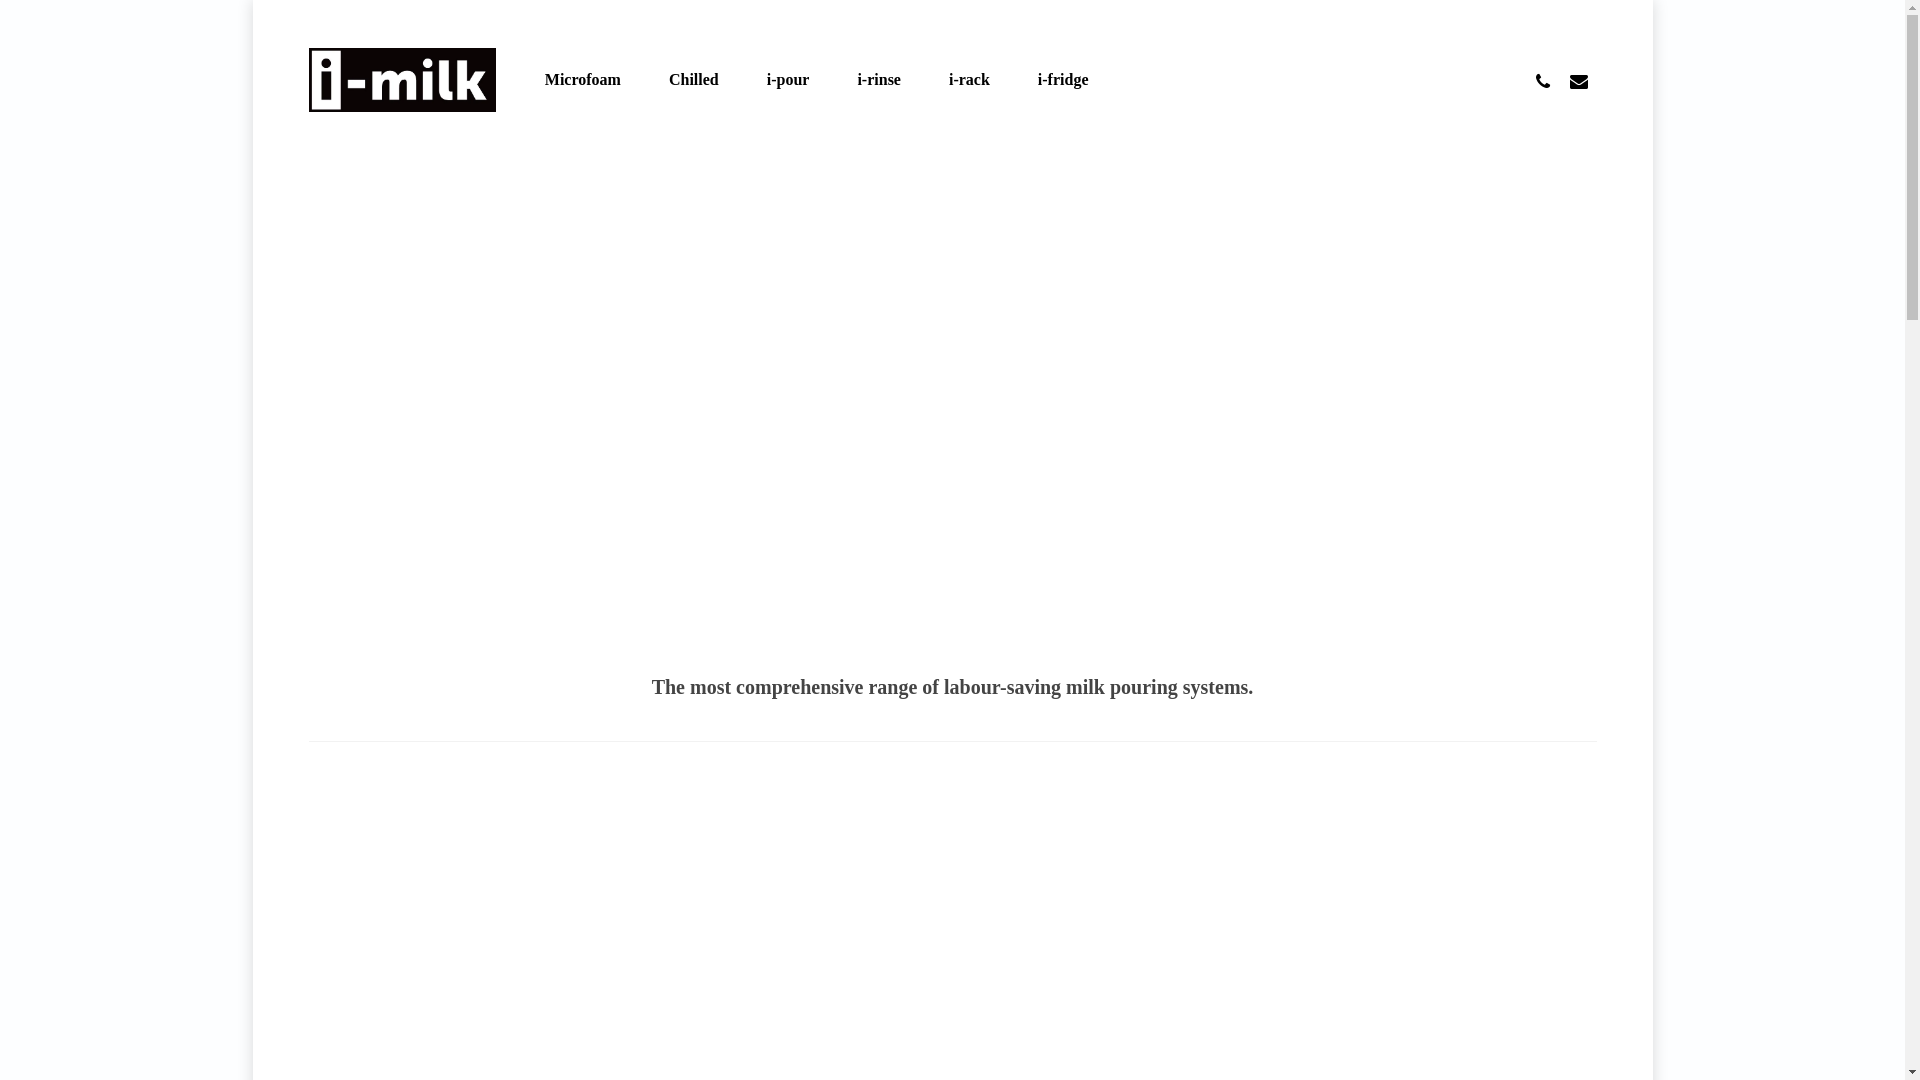 This screenshot has width=1920, height=1080. I want to click on 'i-pour', so click(766, 79).